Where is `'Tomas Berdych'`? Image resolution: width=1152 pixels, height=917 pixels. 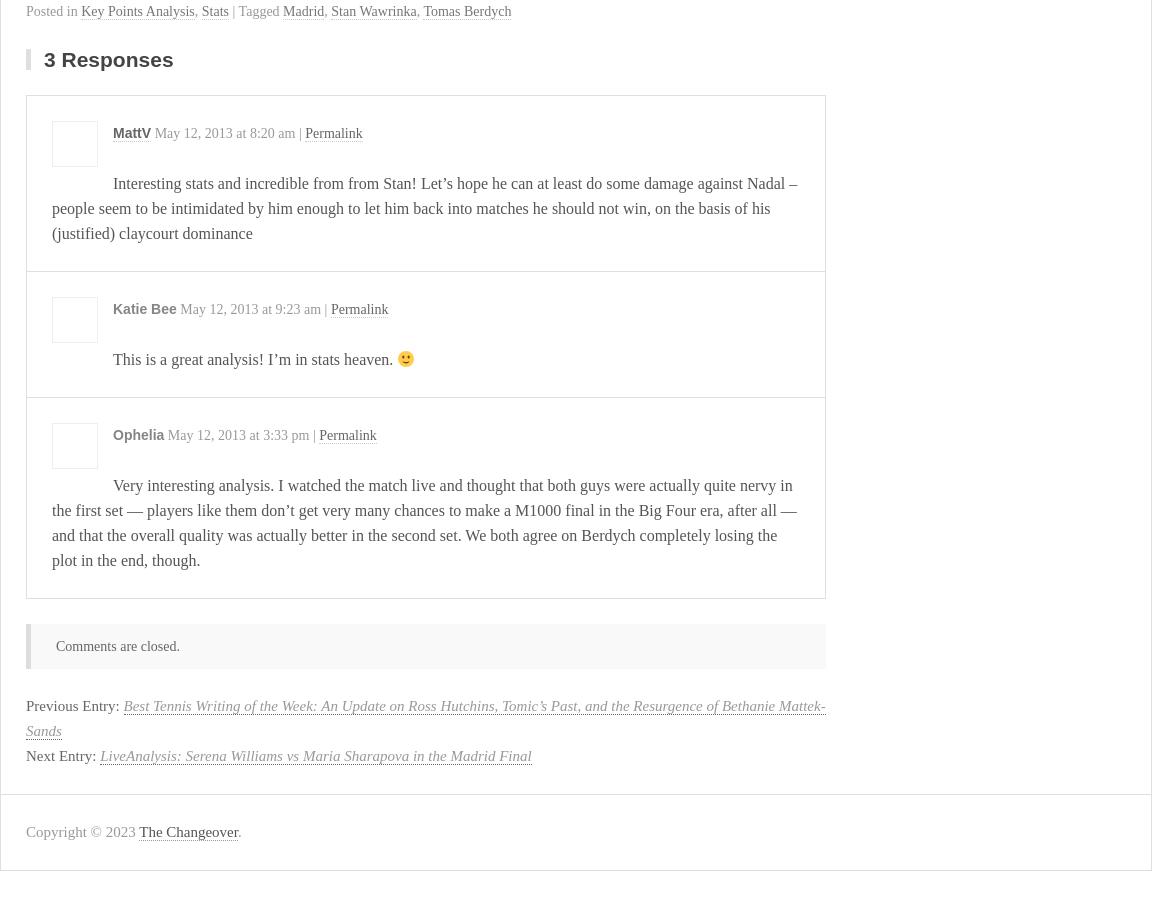 'Tomas Berdych' is located at coordinates (467, 11).